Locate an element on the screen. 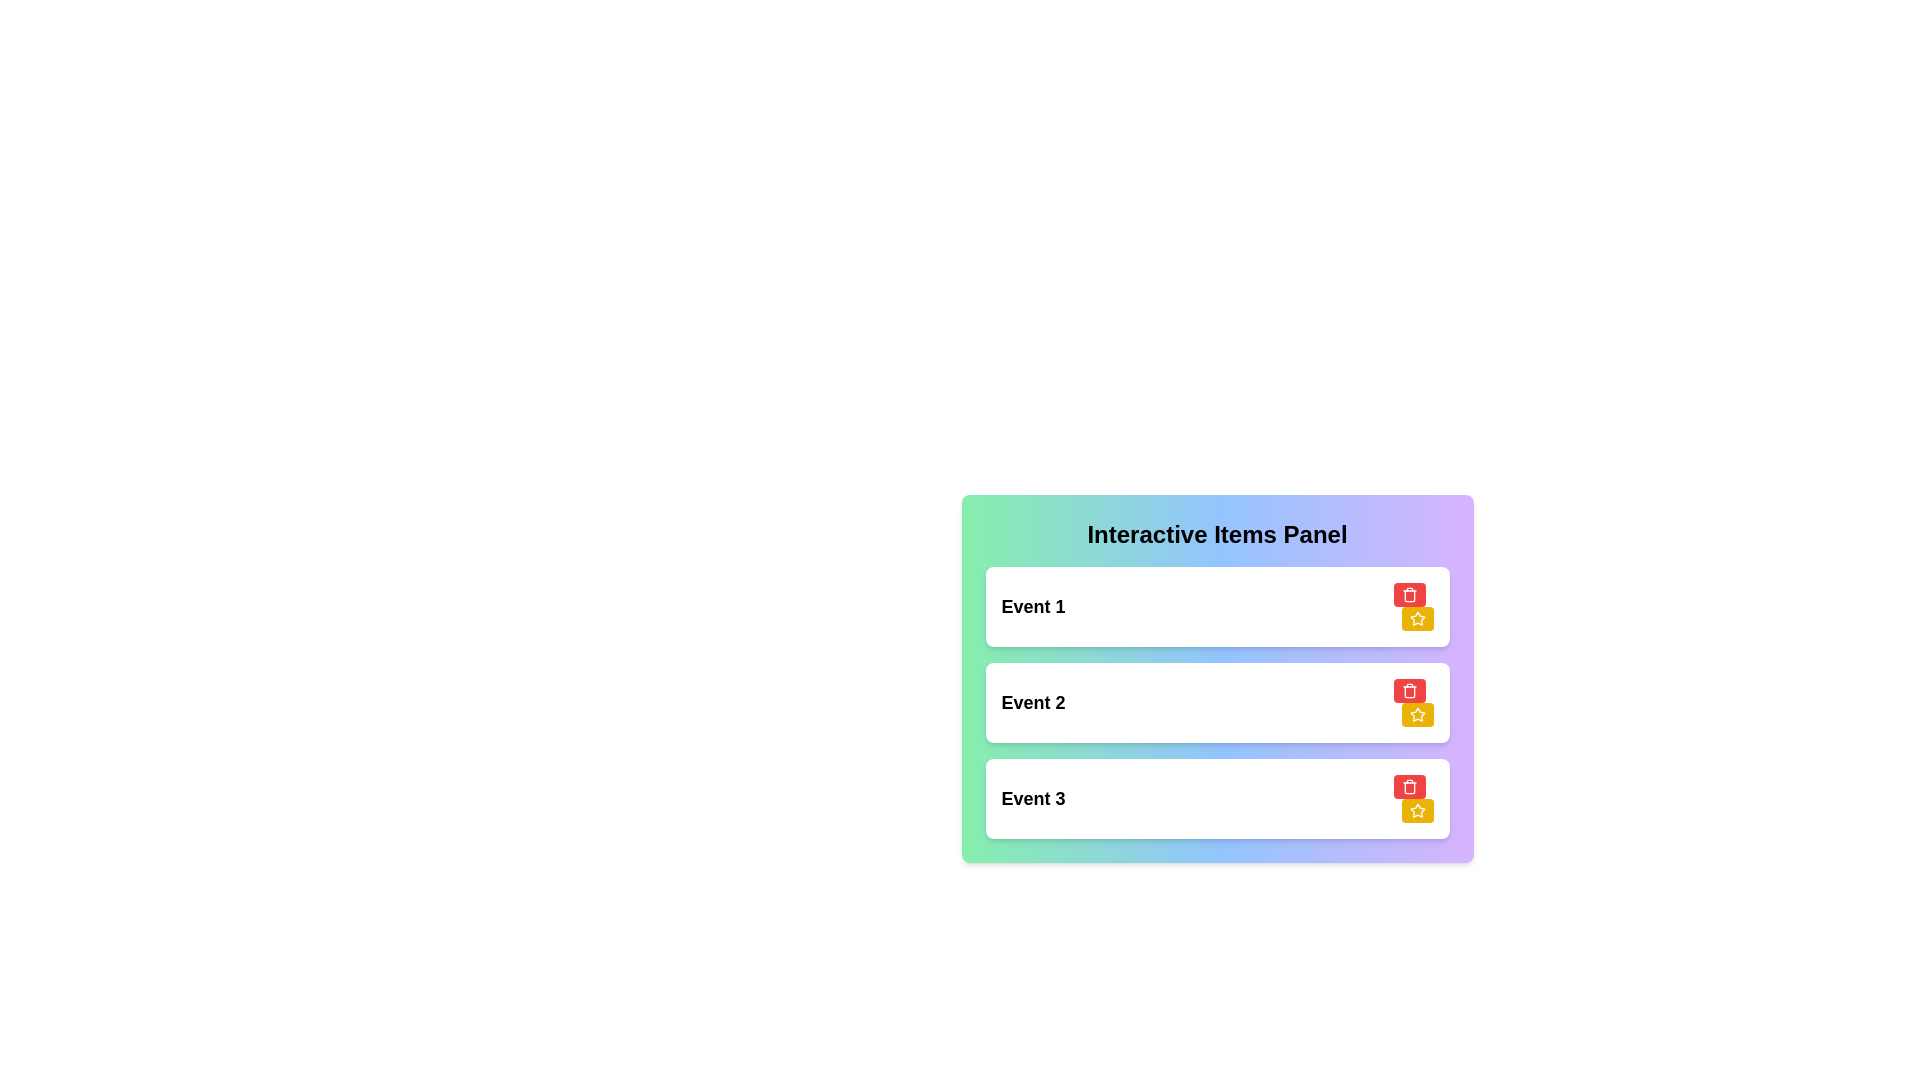  the star icon located to the far-right of the 'Event 3' row in the 'Interactive Items Panel' is located at coordinates (1416, 713).